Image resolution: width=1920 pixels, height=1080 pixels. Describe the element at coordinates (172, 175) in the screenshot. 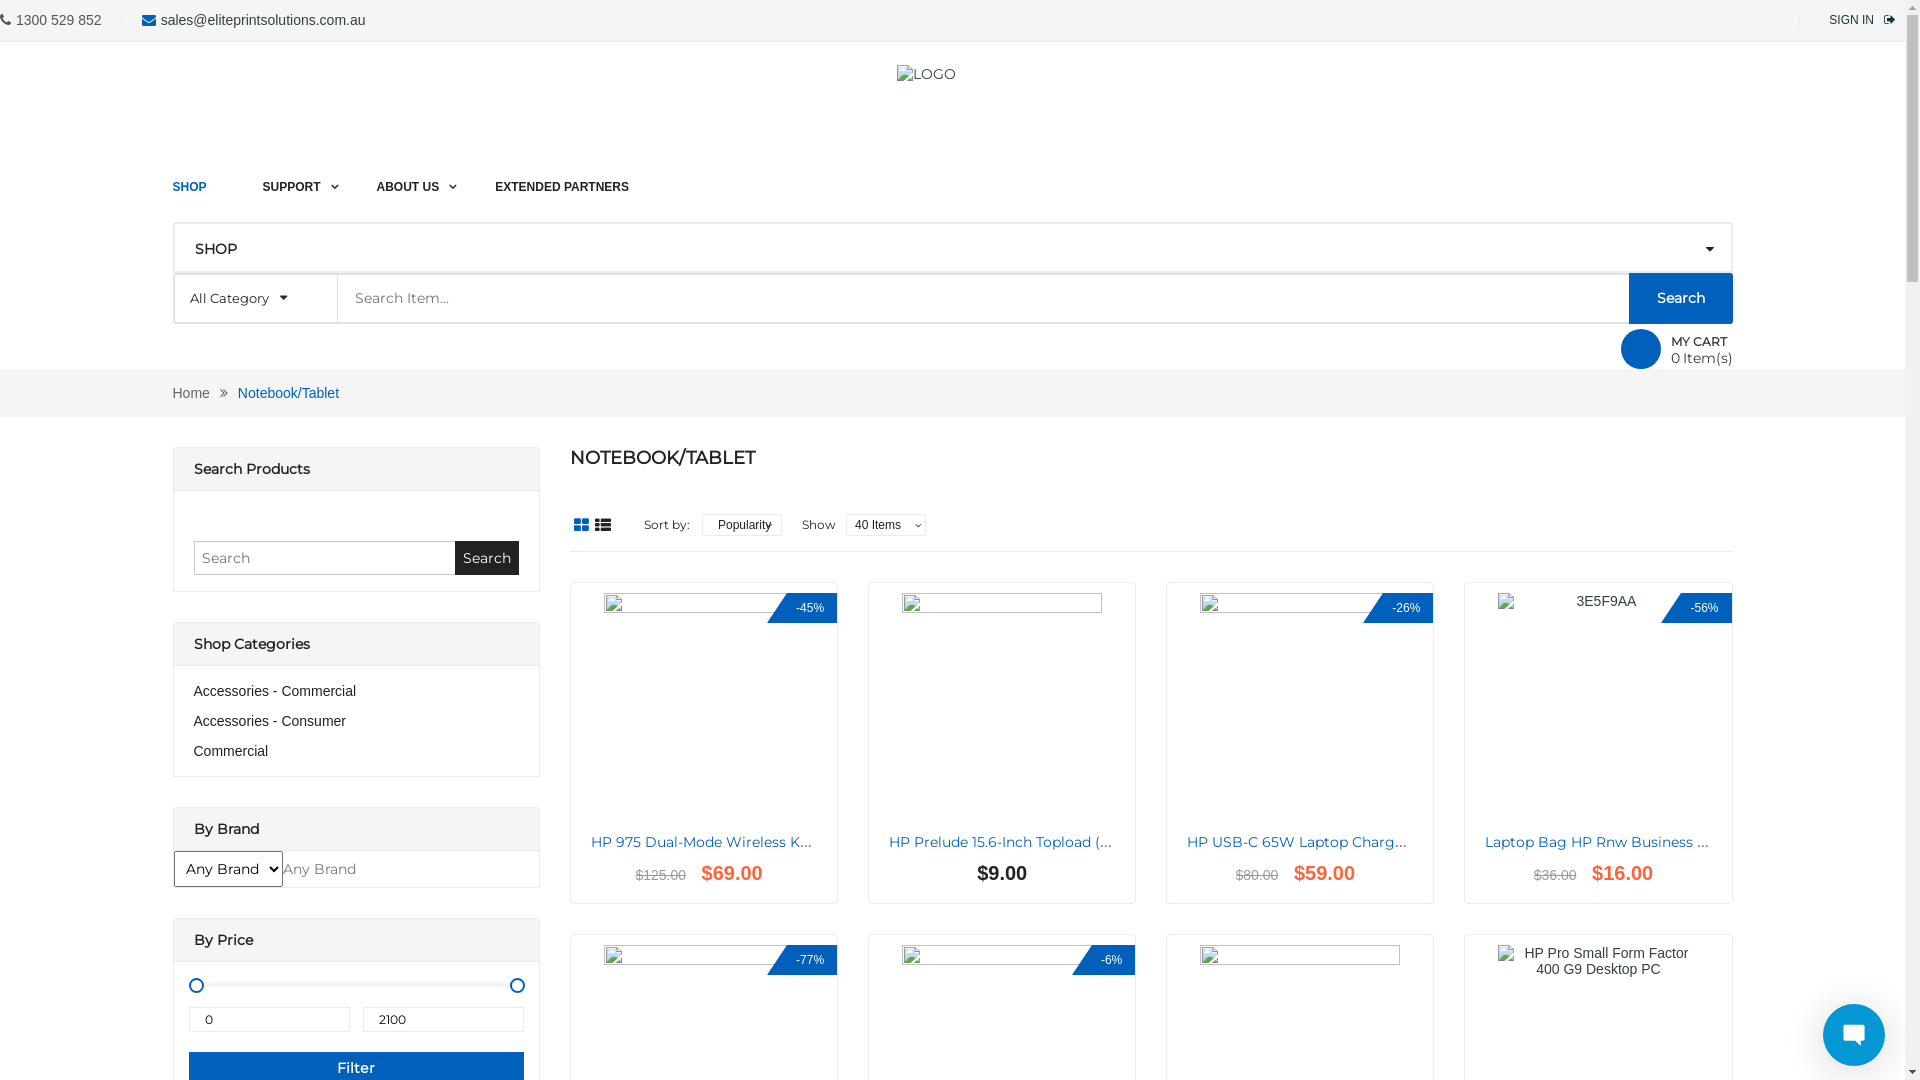

I see `'SHOP'` at that location.